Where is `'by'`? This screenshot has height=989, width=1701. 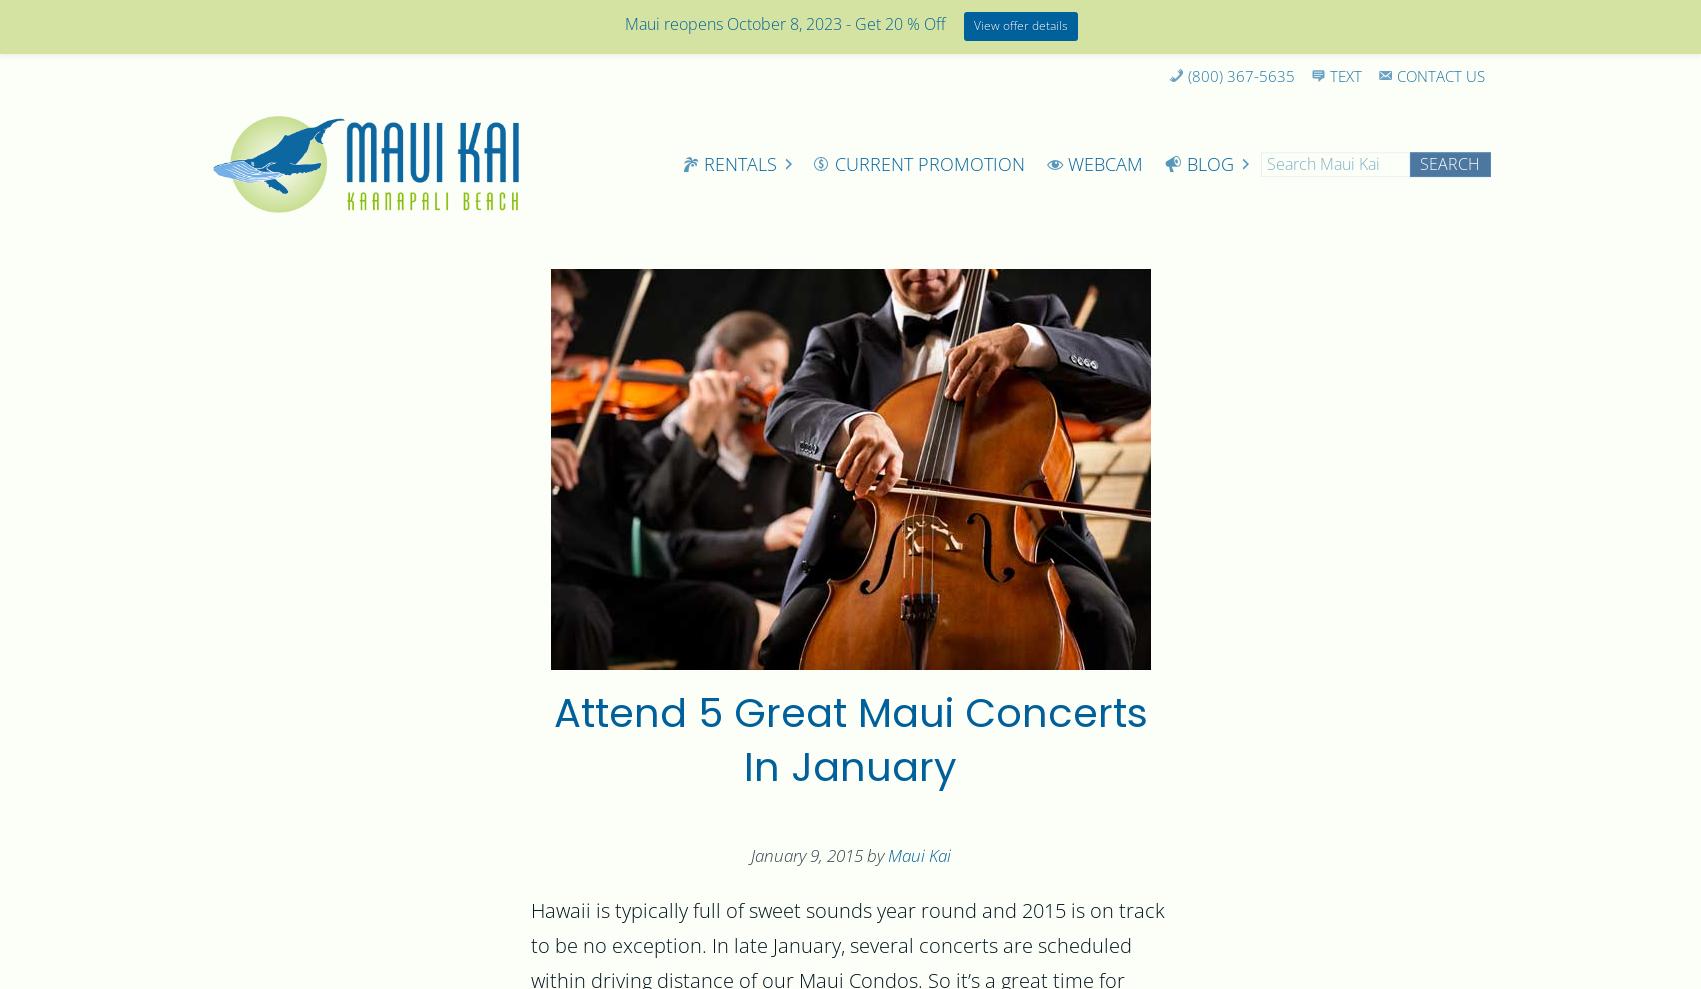
'by' is located at coordinates (861, 858).